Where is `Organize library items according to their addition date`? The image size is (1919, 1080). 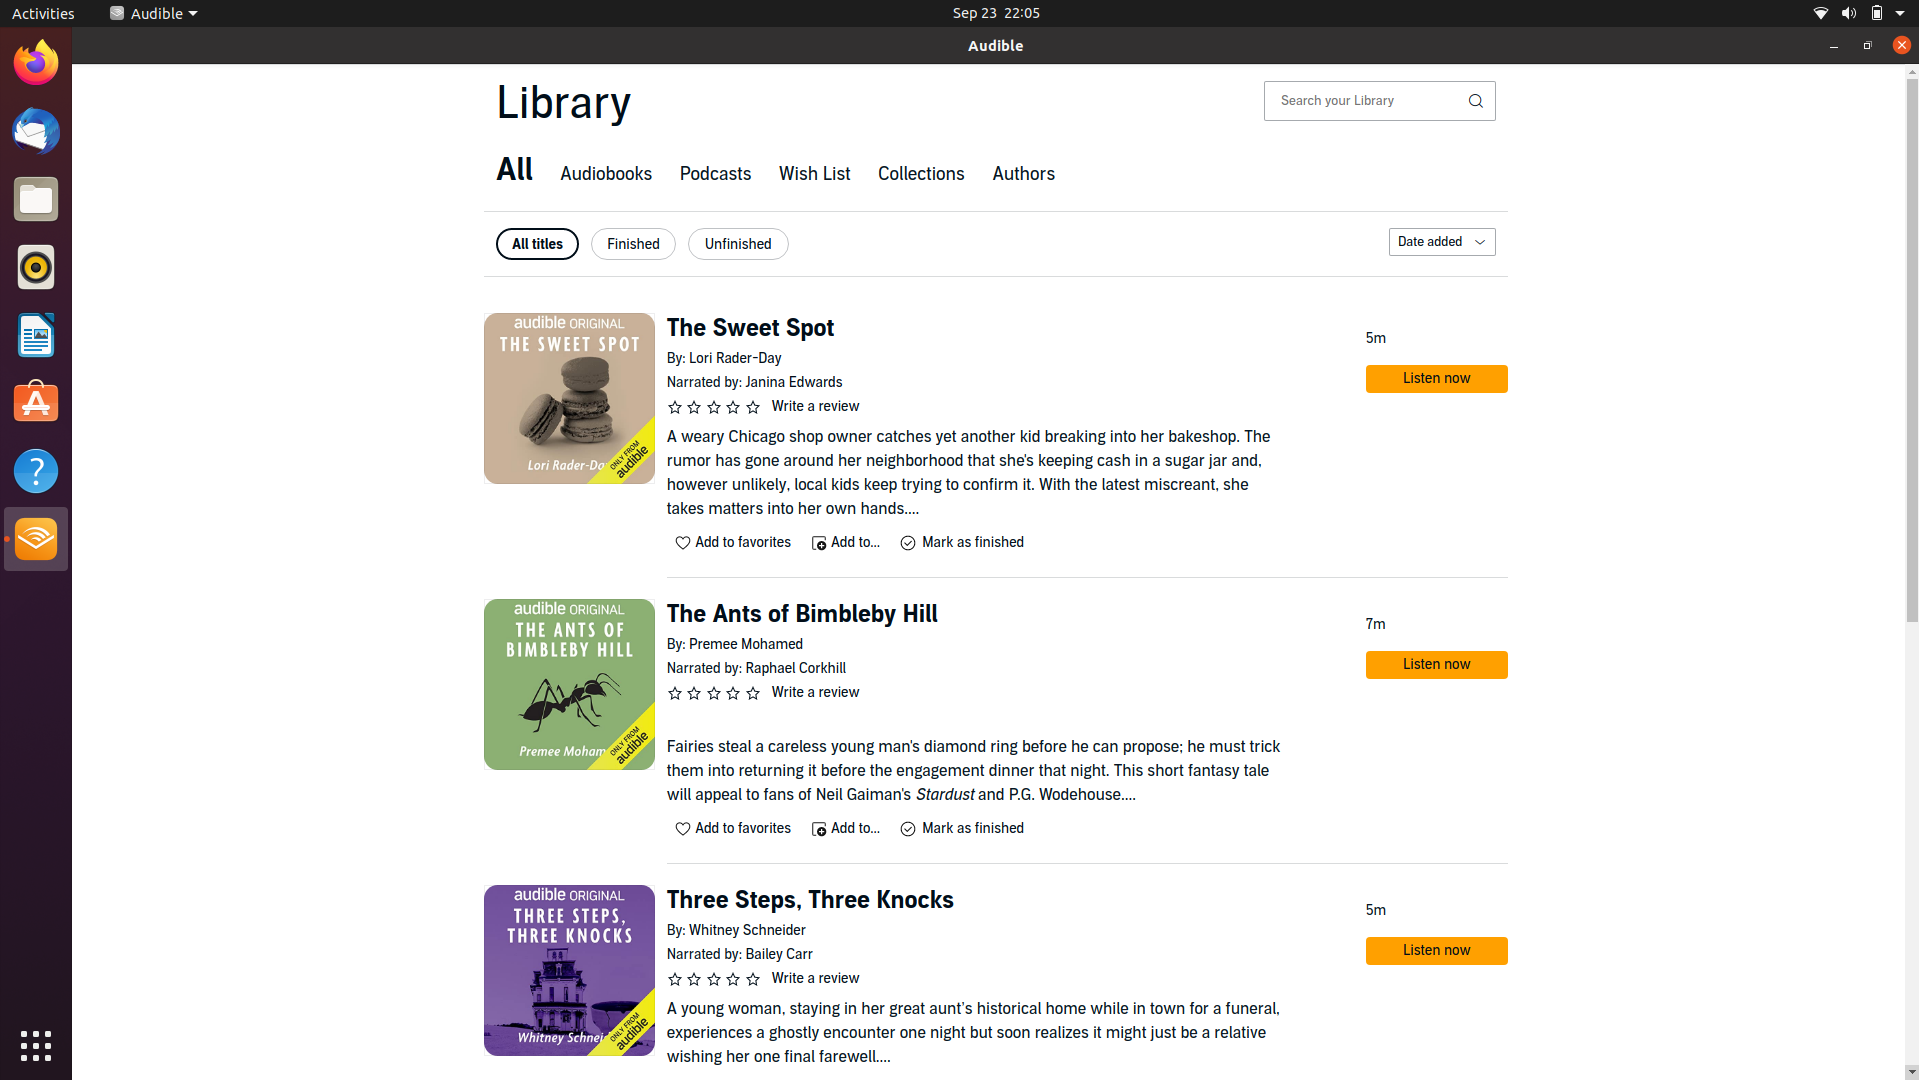 Organize library items according to their addition date is located at coordinates (1440, 241).